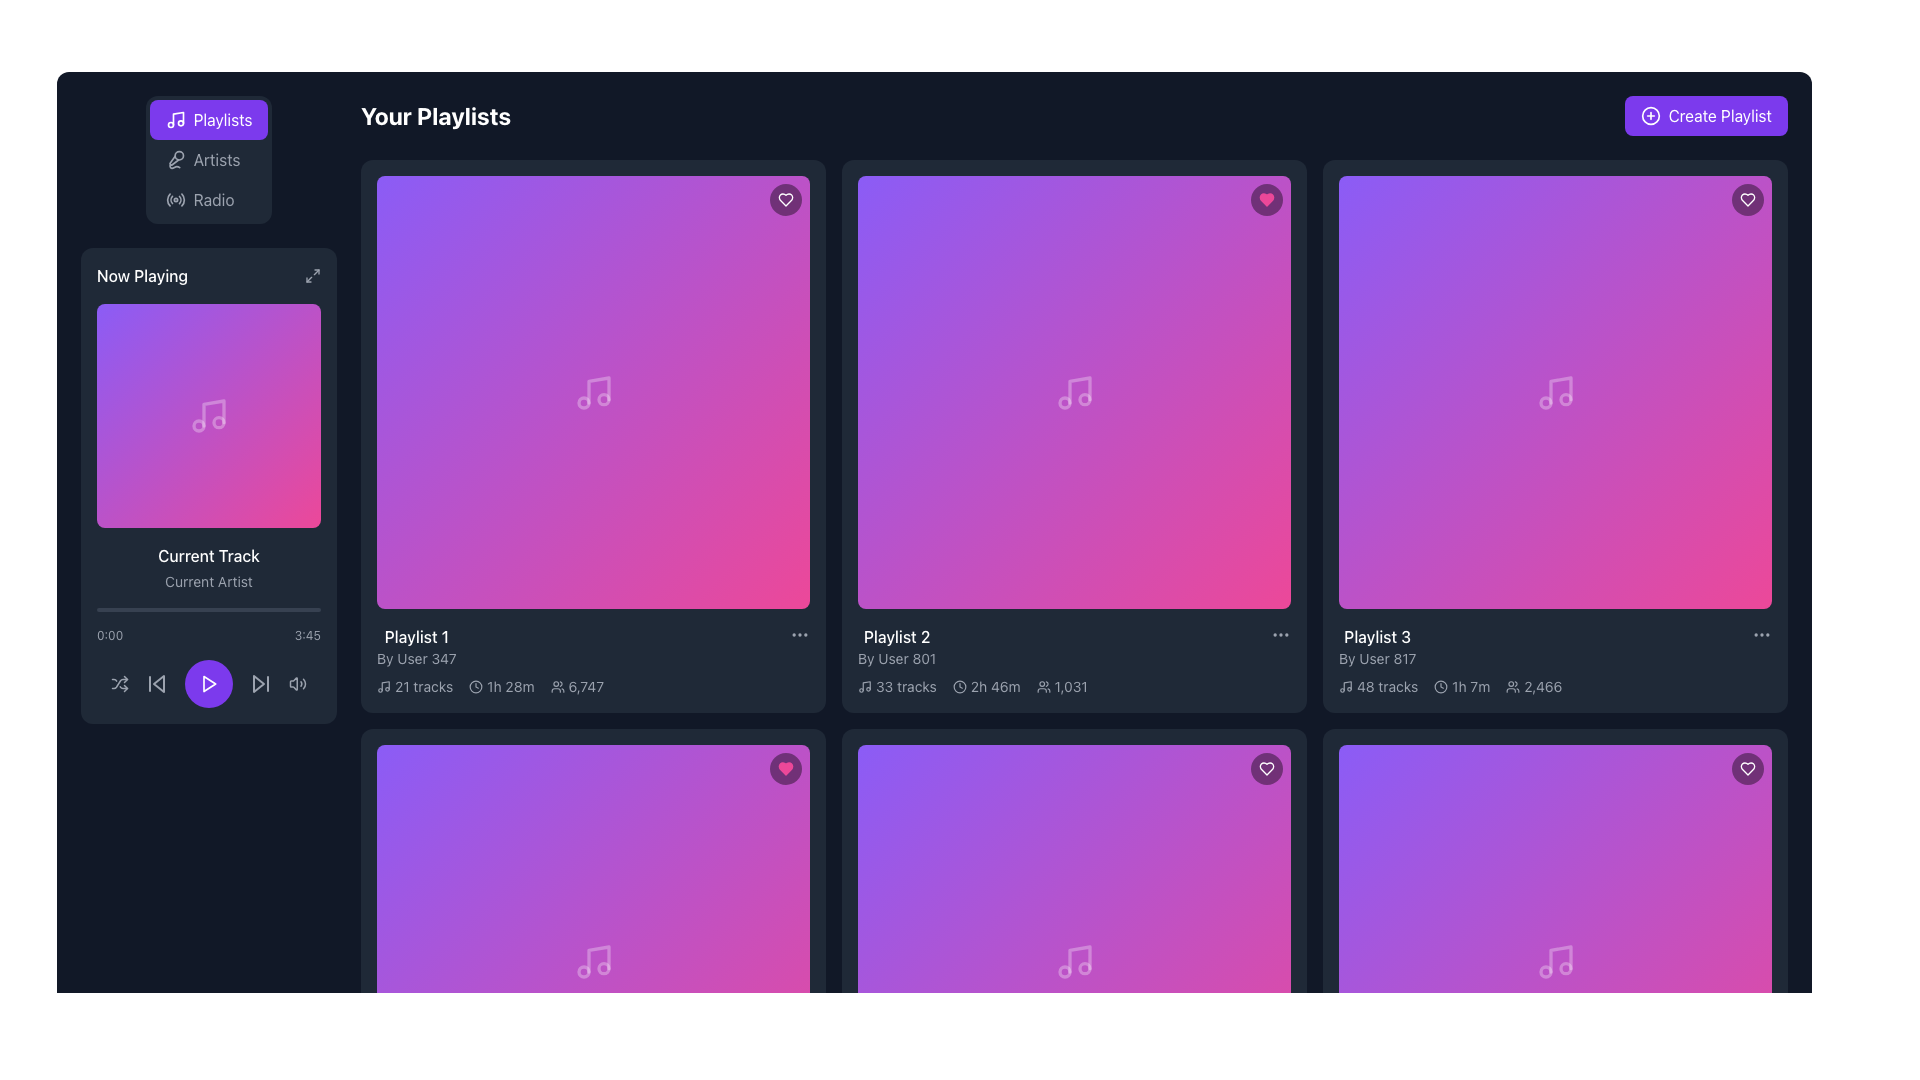 Image resolution: width=1920 pixels, height=1080 pixels. What do you see at coordinates (592, 685) in the screenshot?
I see `informational text displaying '21 tracks', '1h 28m', and '6,747' located at the bottom of the playlist card titled 'Playlist 1', positioned to the left of the heart icon` at bounding box center [592, 685].